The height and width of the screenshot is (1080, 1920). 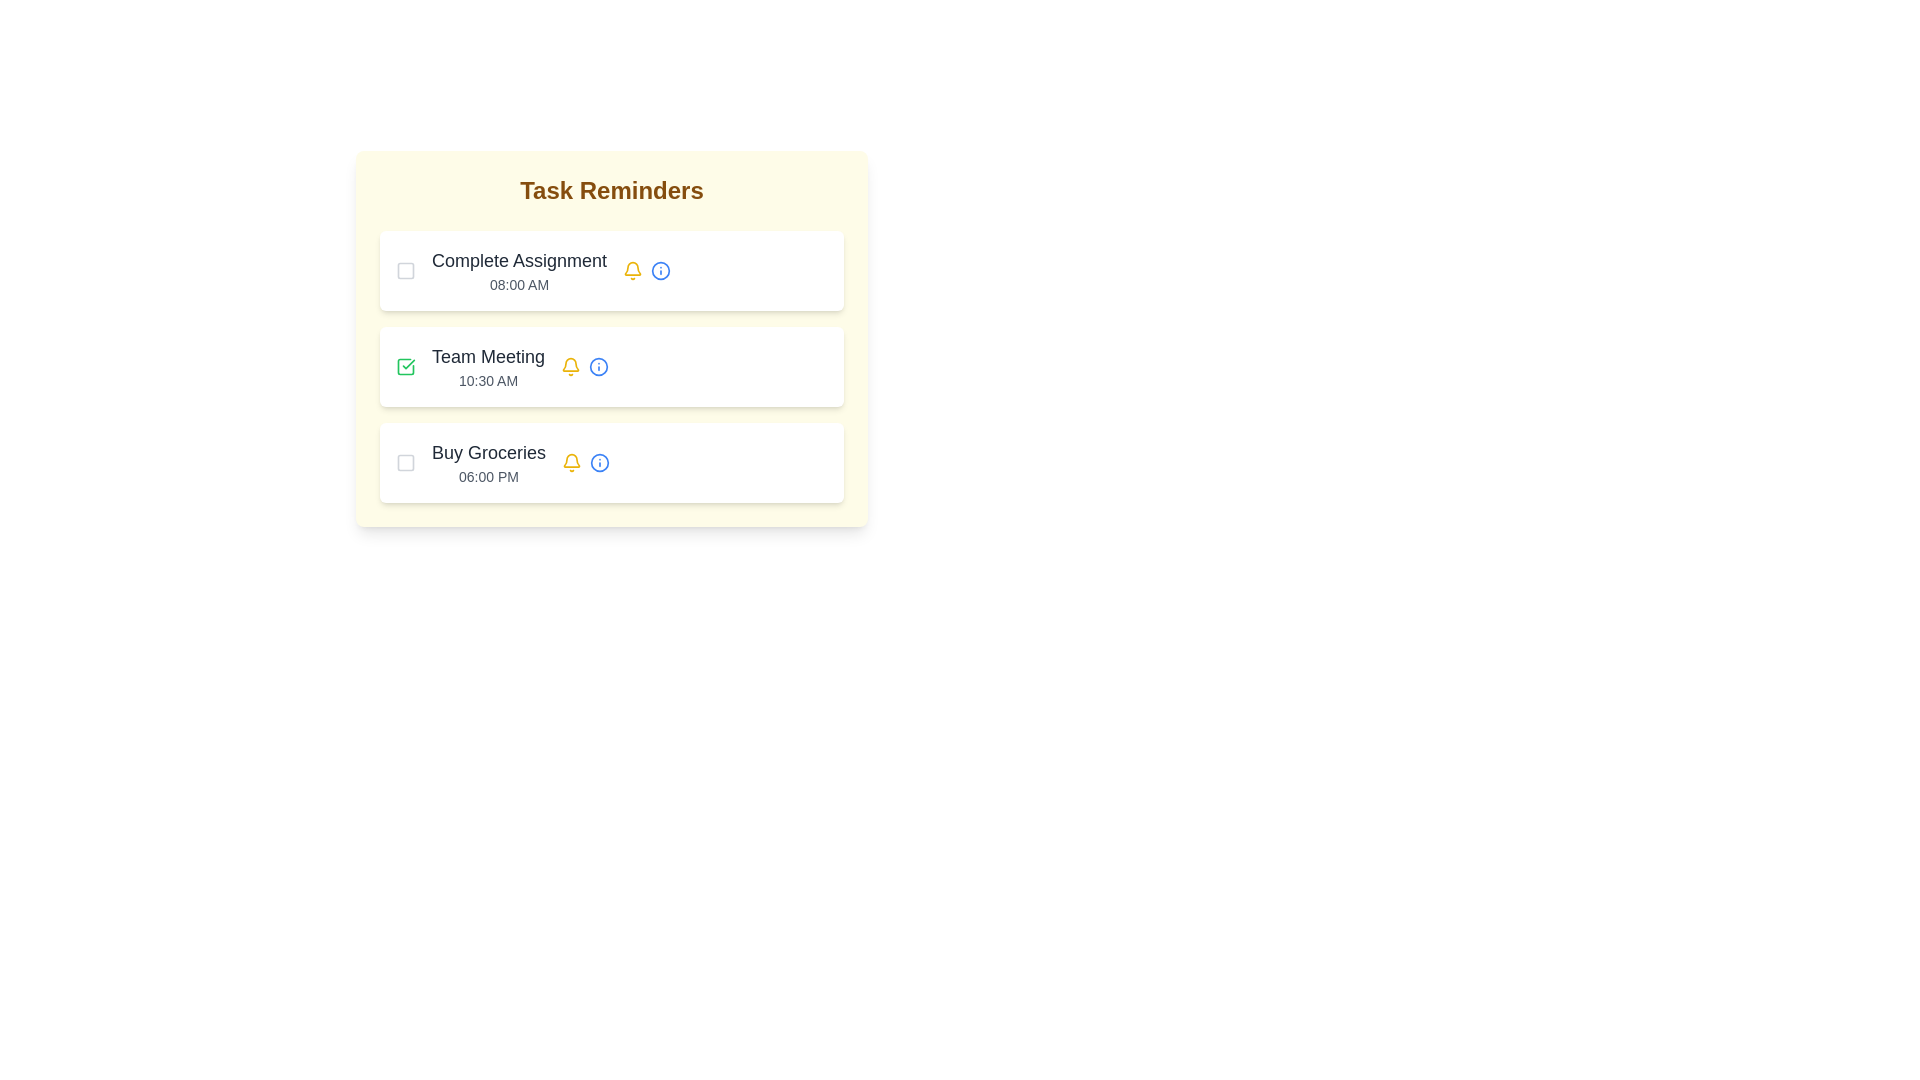 What do you see at coordinates (488, 381) in the screenshot?
I see `the time label reading '10:30 AM', which is styled with small gray text and located beneath the 'Team Meeting' title in the reminders list` at bounding box center [488, 381].